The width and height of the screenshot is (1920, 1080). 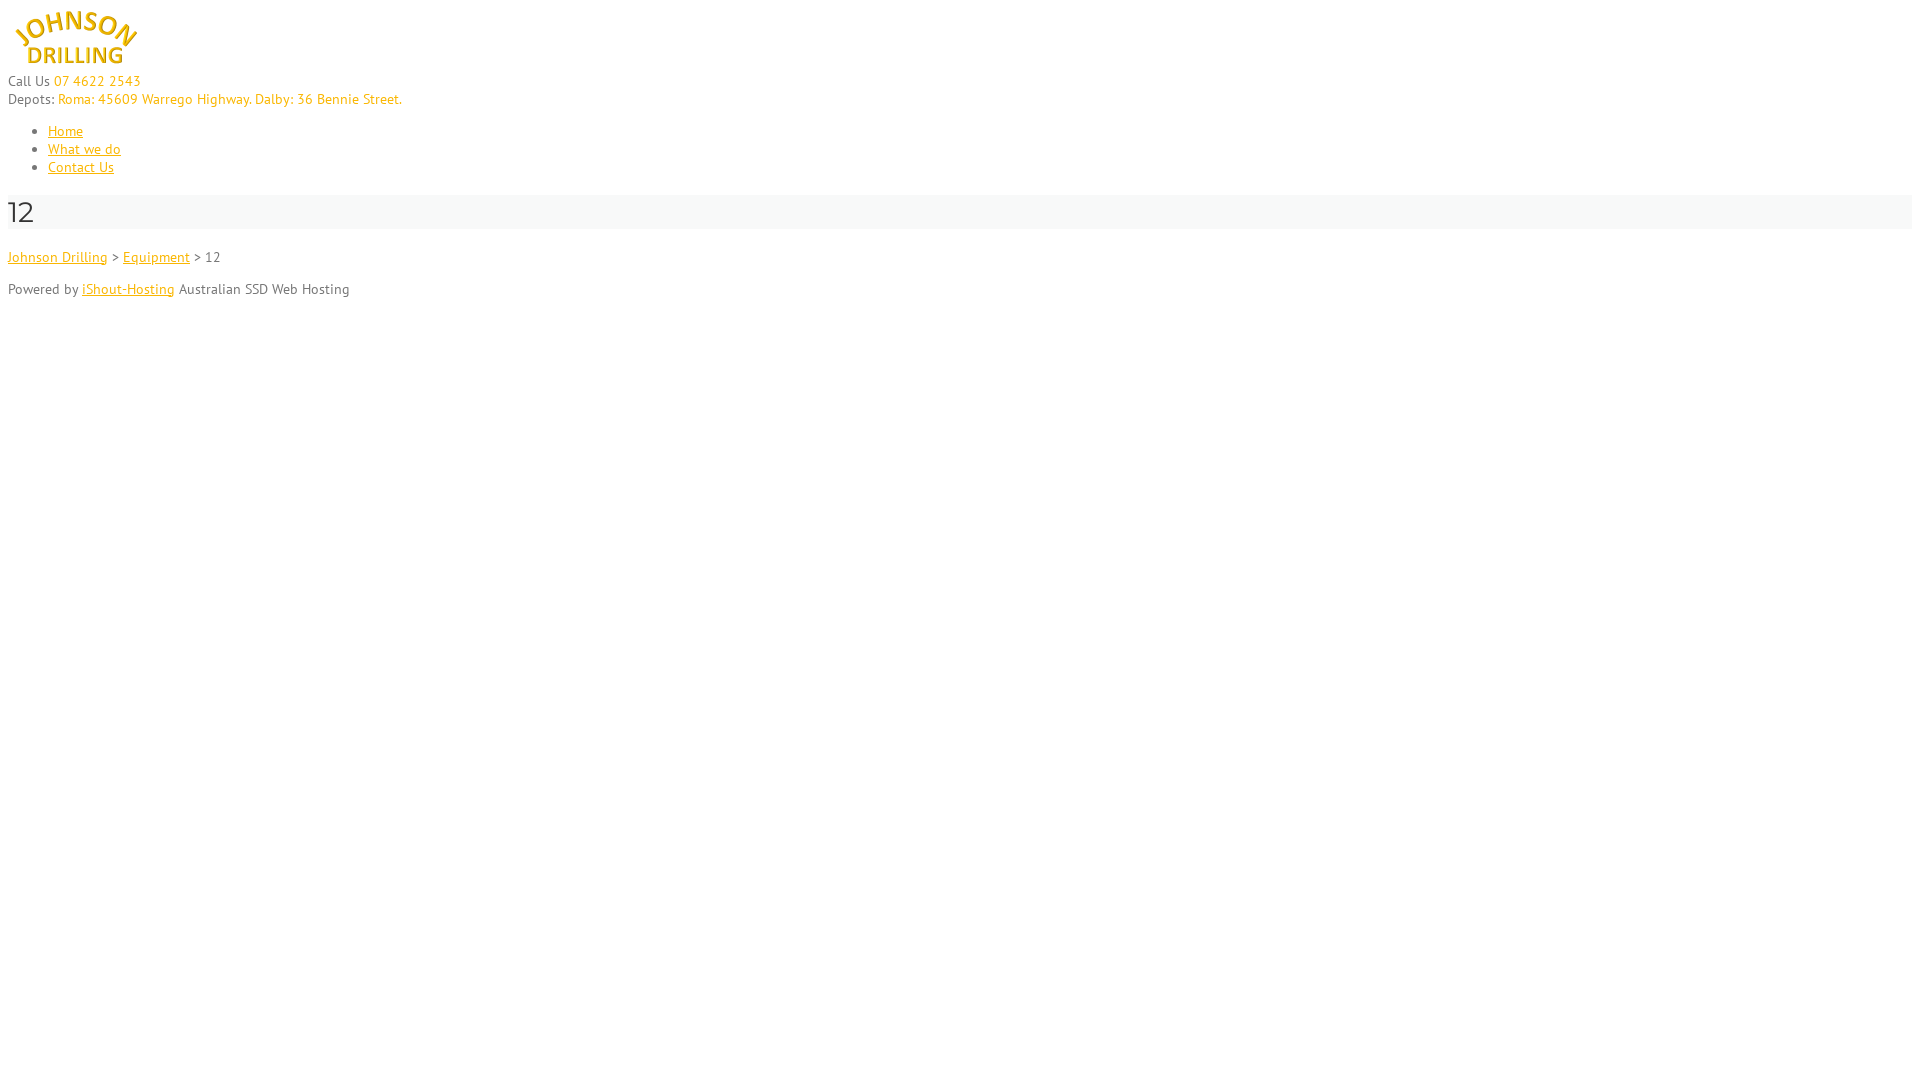 I want to click on 'What we do', so click(x=83, y=148).